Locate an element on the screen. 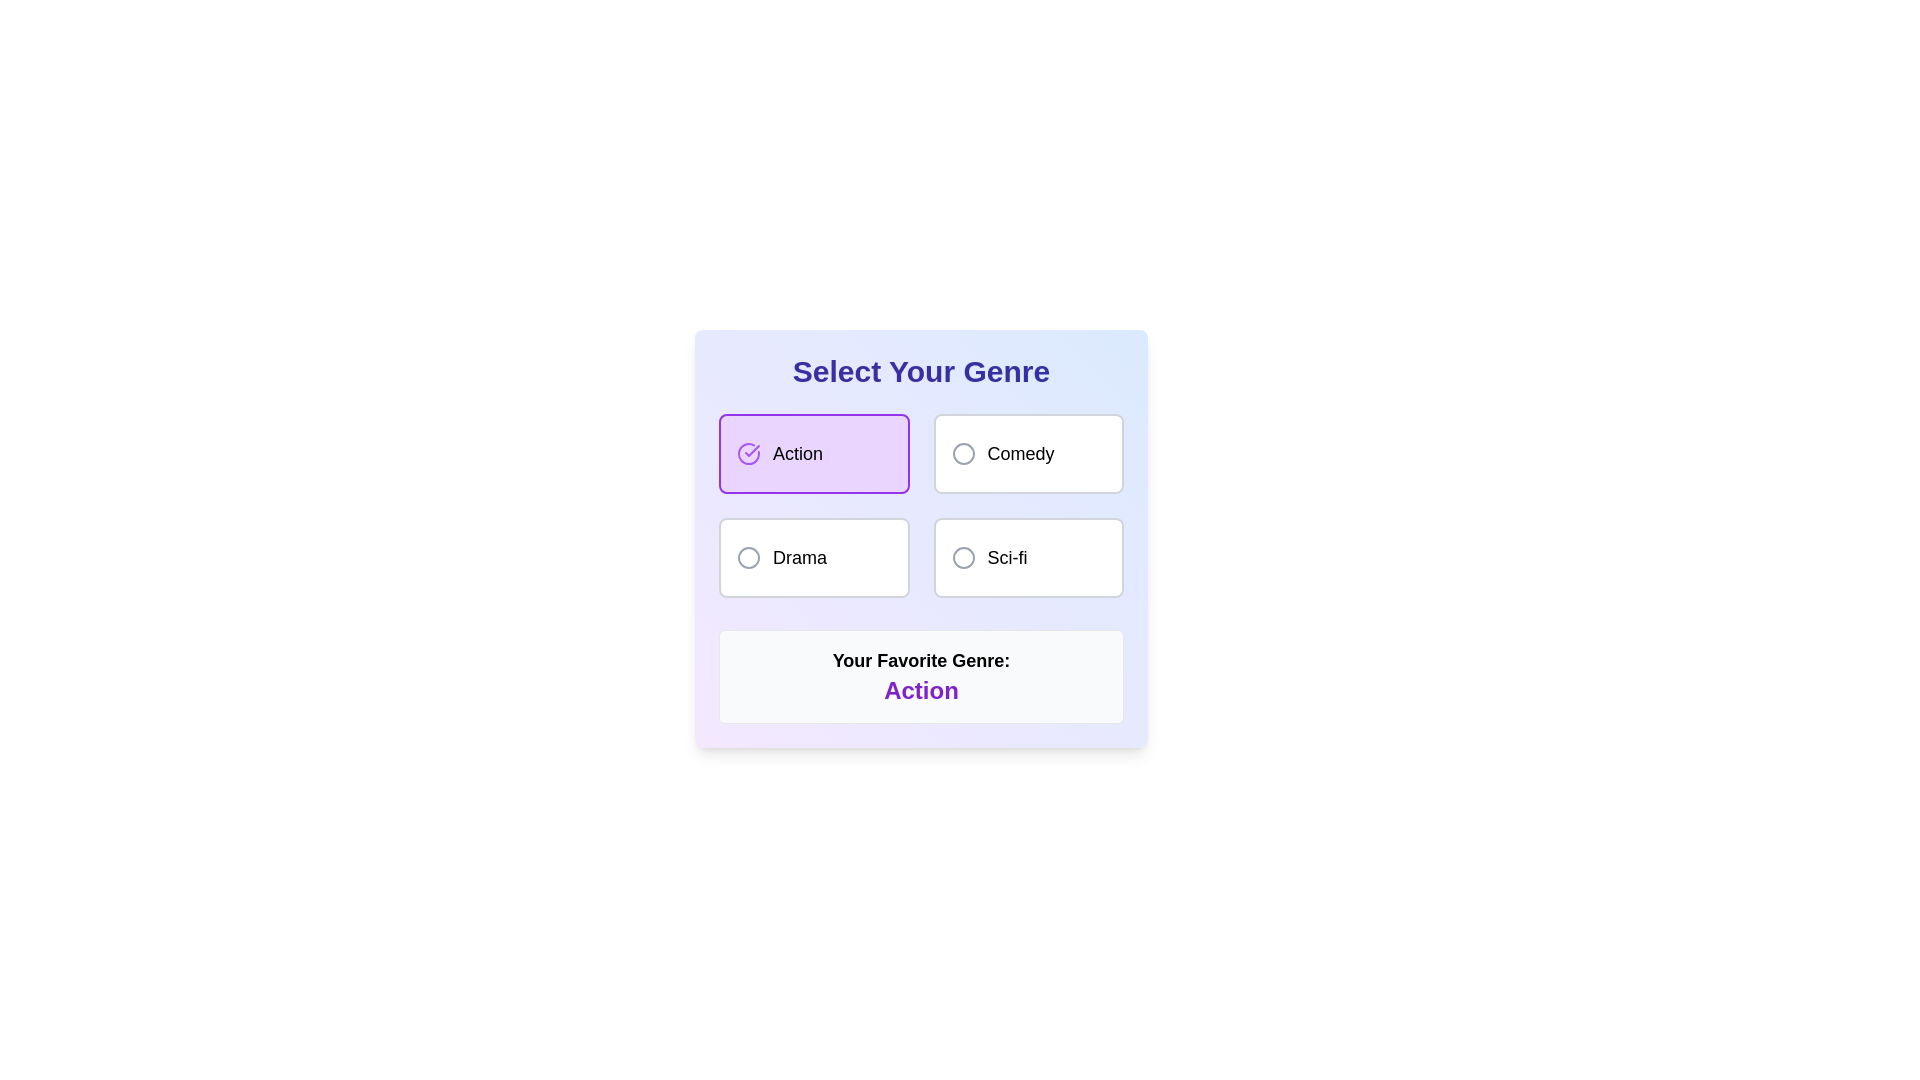  static text label 'Sci-fi' located in the bottom-right option of a 2x2 grid of genre buttons, which is styled with a medium-sized font and has a hover animation is located at coordinates (1007, 558).